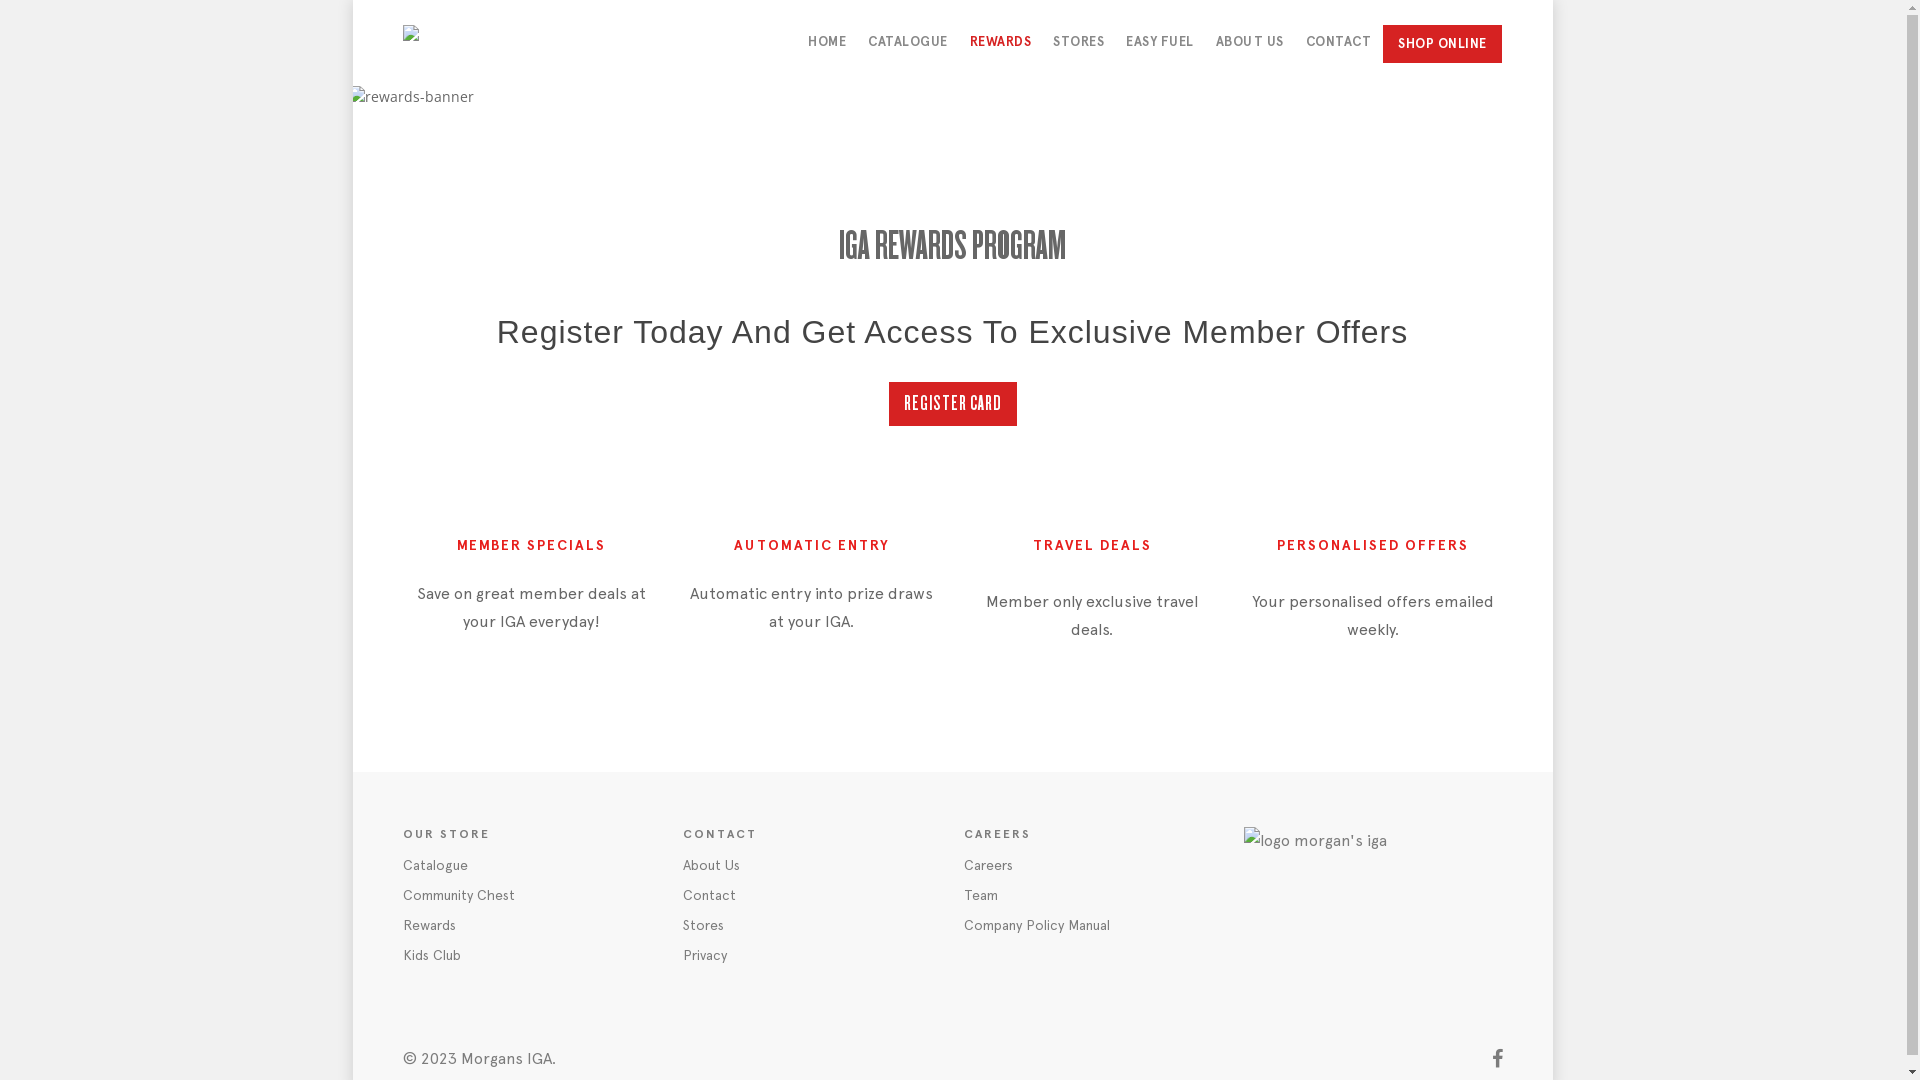 The height and width of the screenshot is (1080, 1920). Describe the element at coordinates (1092, 925) in the screenshot. I see `'Company Policy Manual'` at that location.